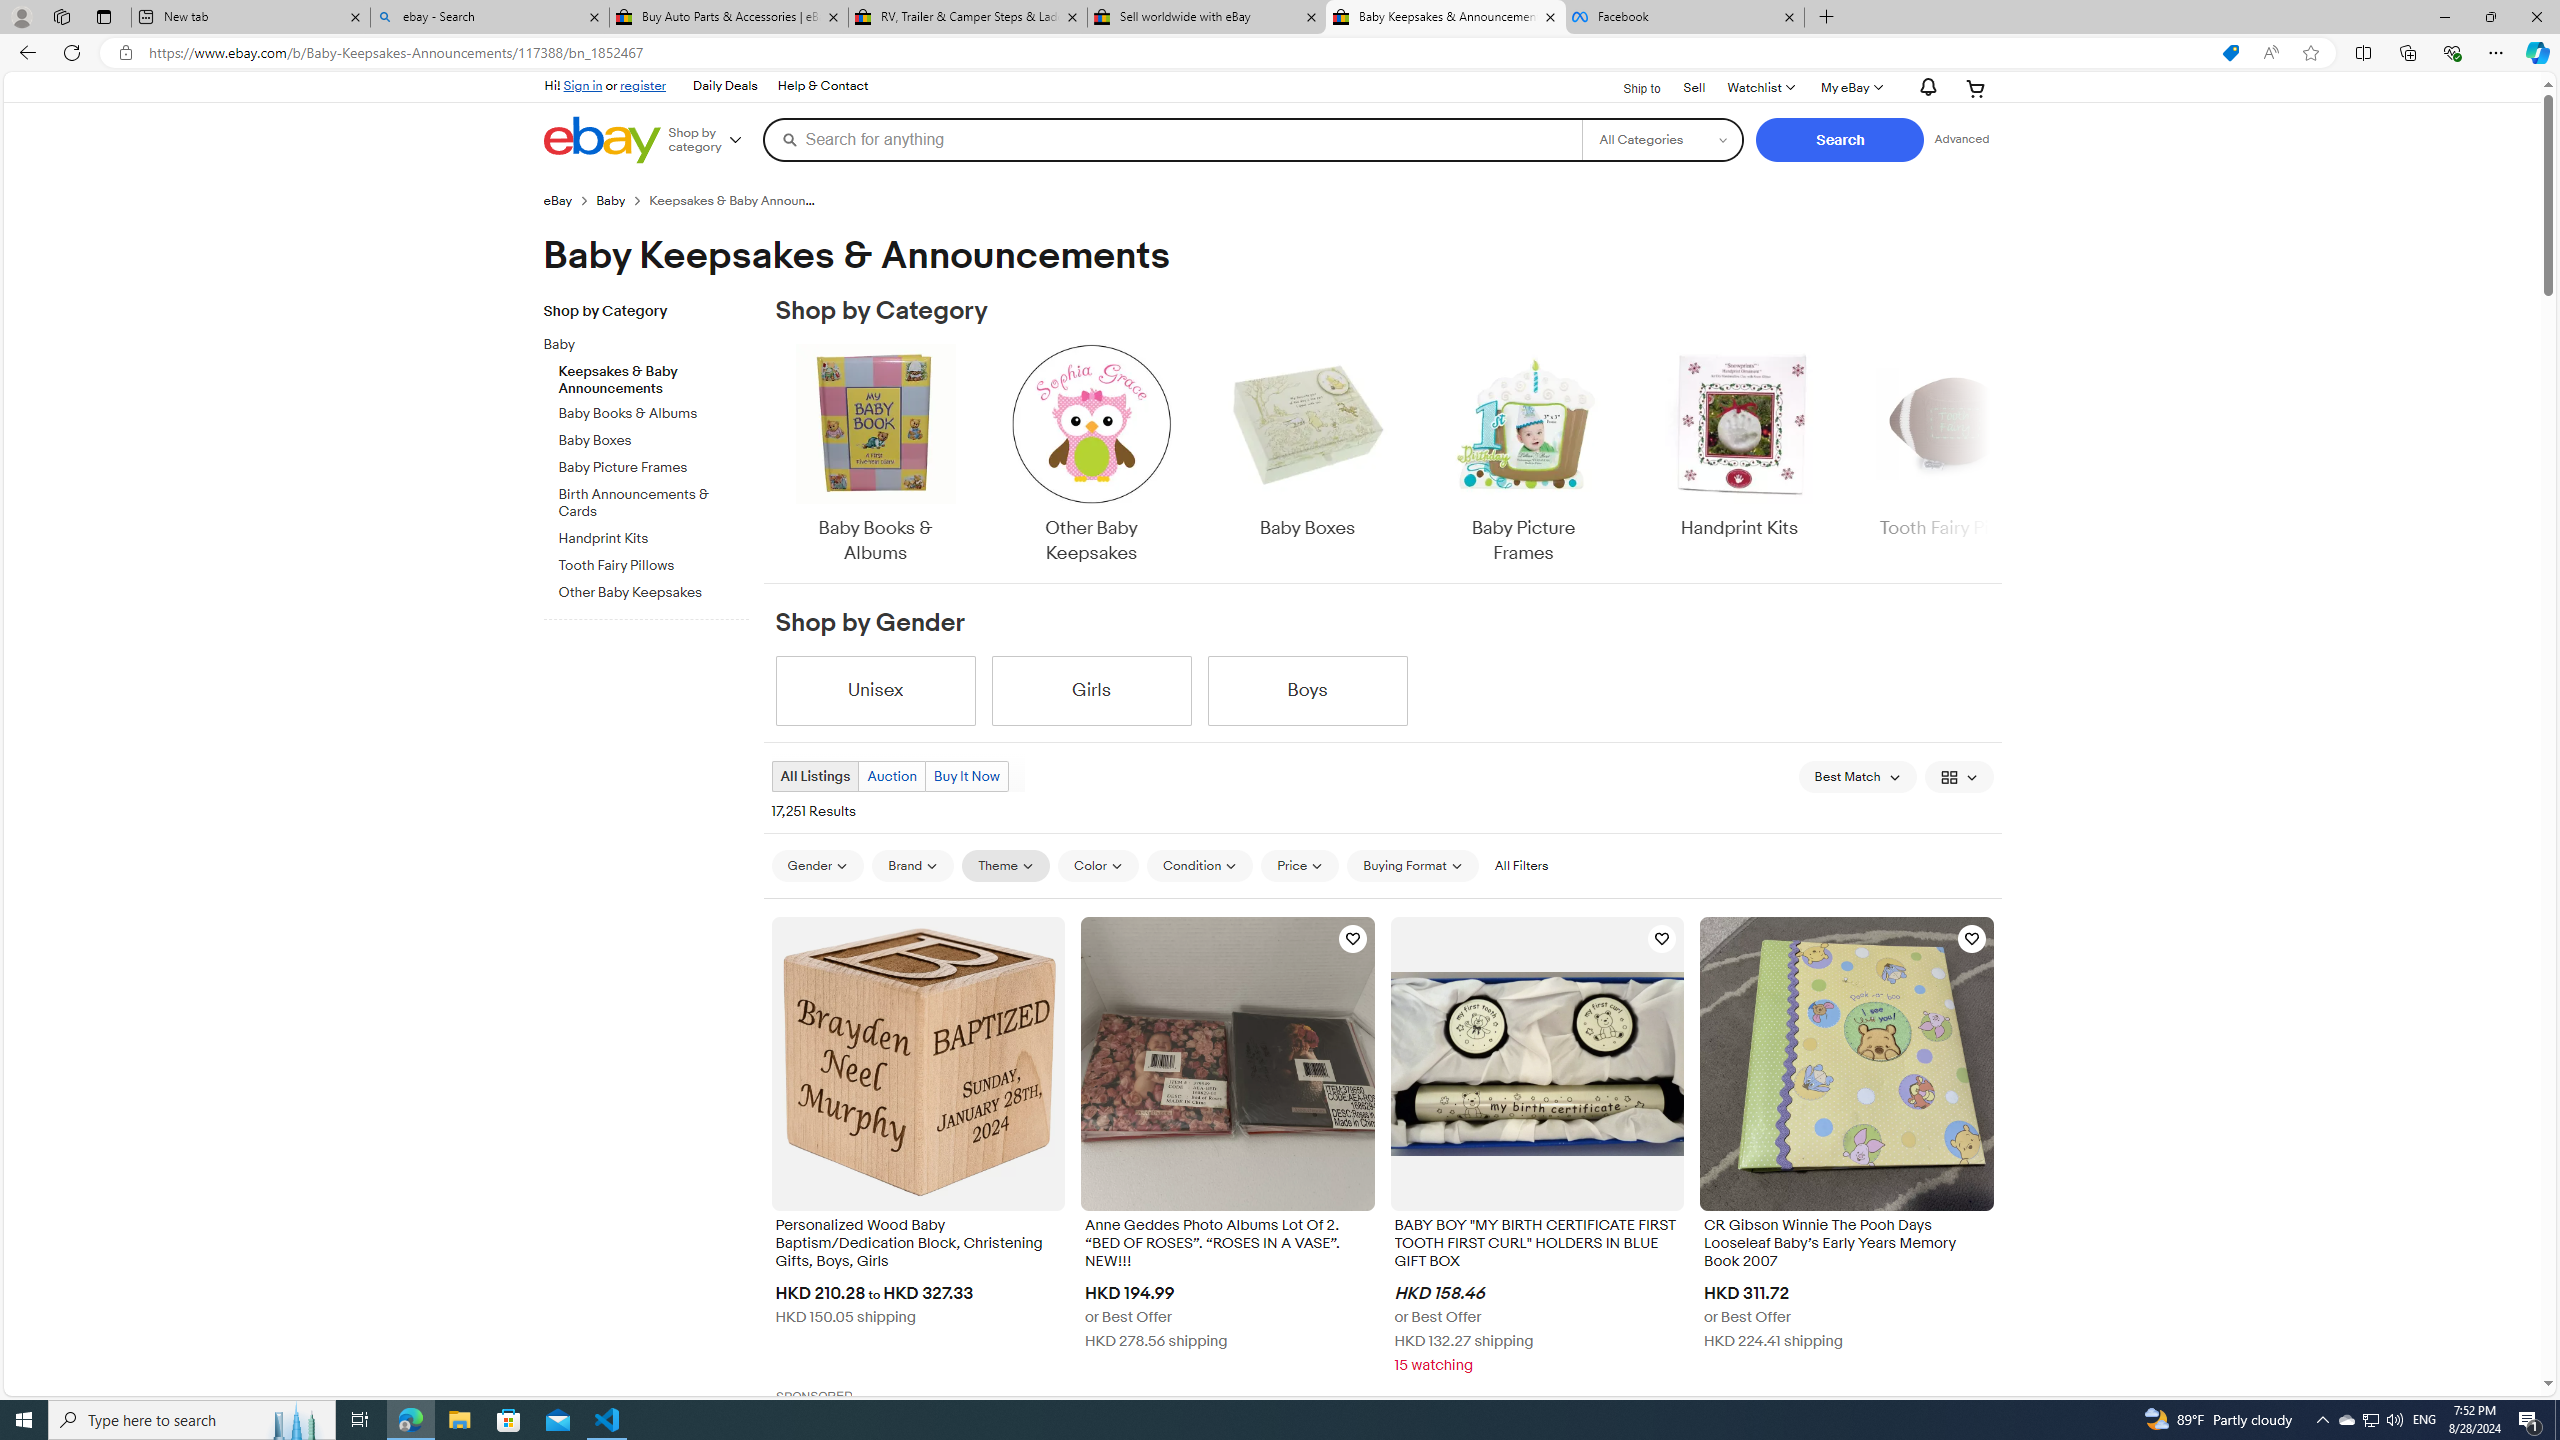 The height and width of the screenshot is (1440, 2560). What do you see at coordinates (1091, 690) in the screenshot?
I see `'Girls'` at bounding box center [1091, 690].